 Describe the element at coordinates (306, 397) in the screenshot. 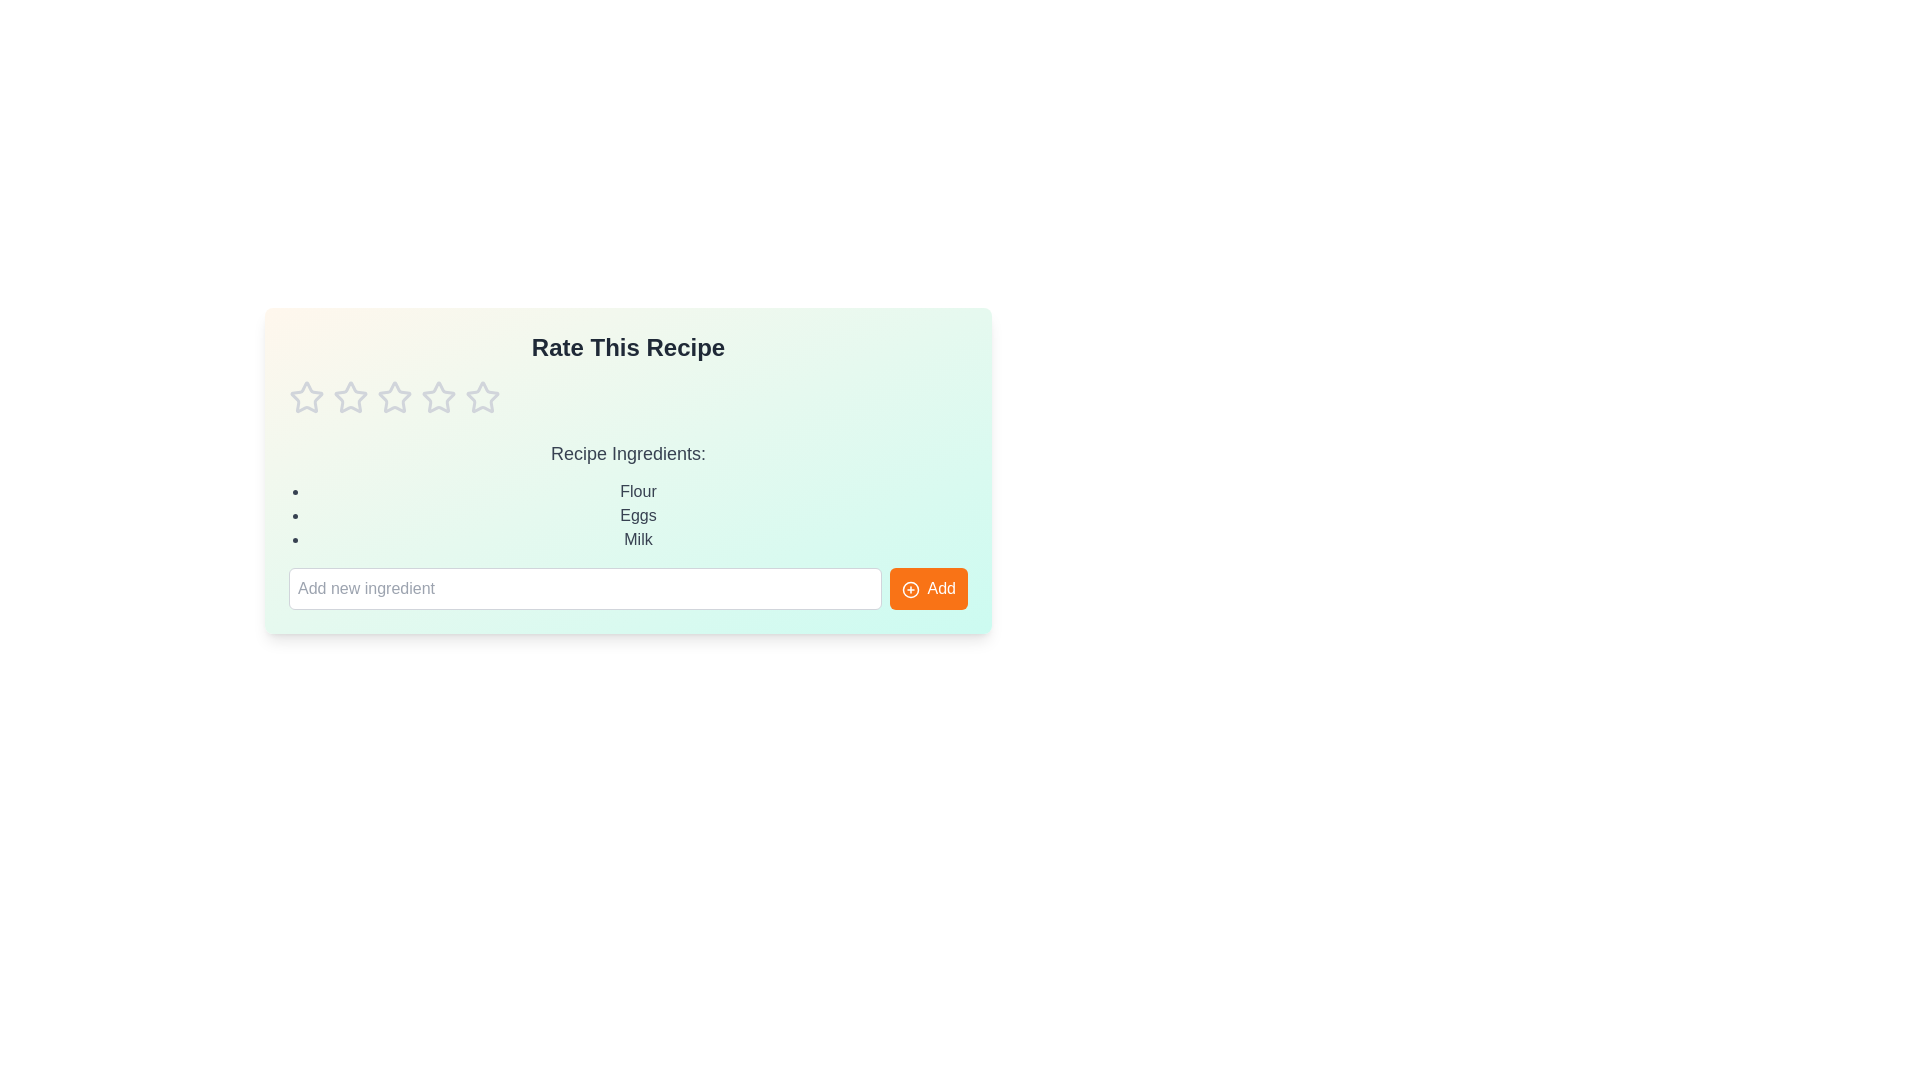

I see `the star corresponding to the rating 1 to set the recipe rating` at that location.